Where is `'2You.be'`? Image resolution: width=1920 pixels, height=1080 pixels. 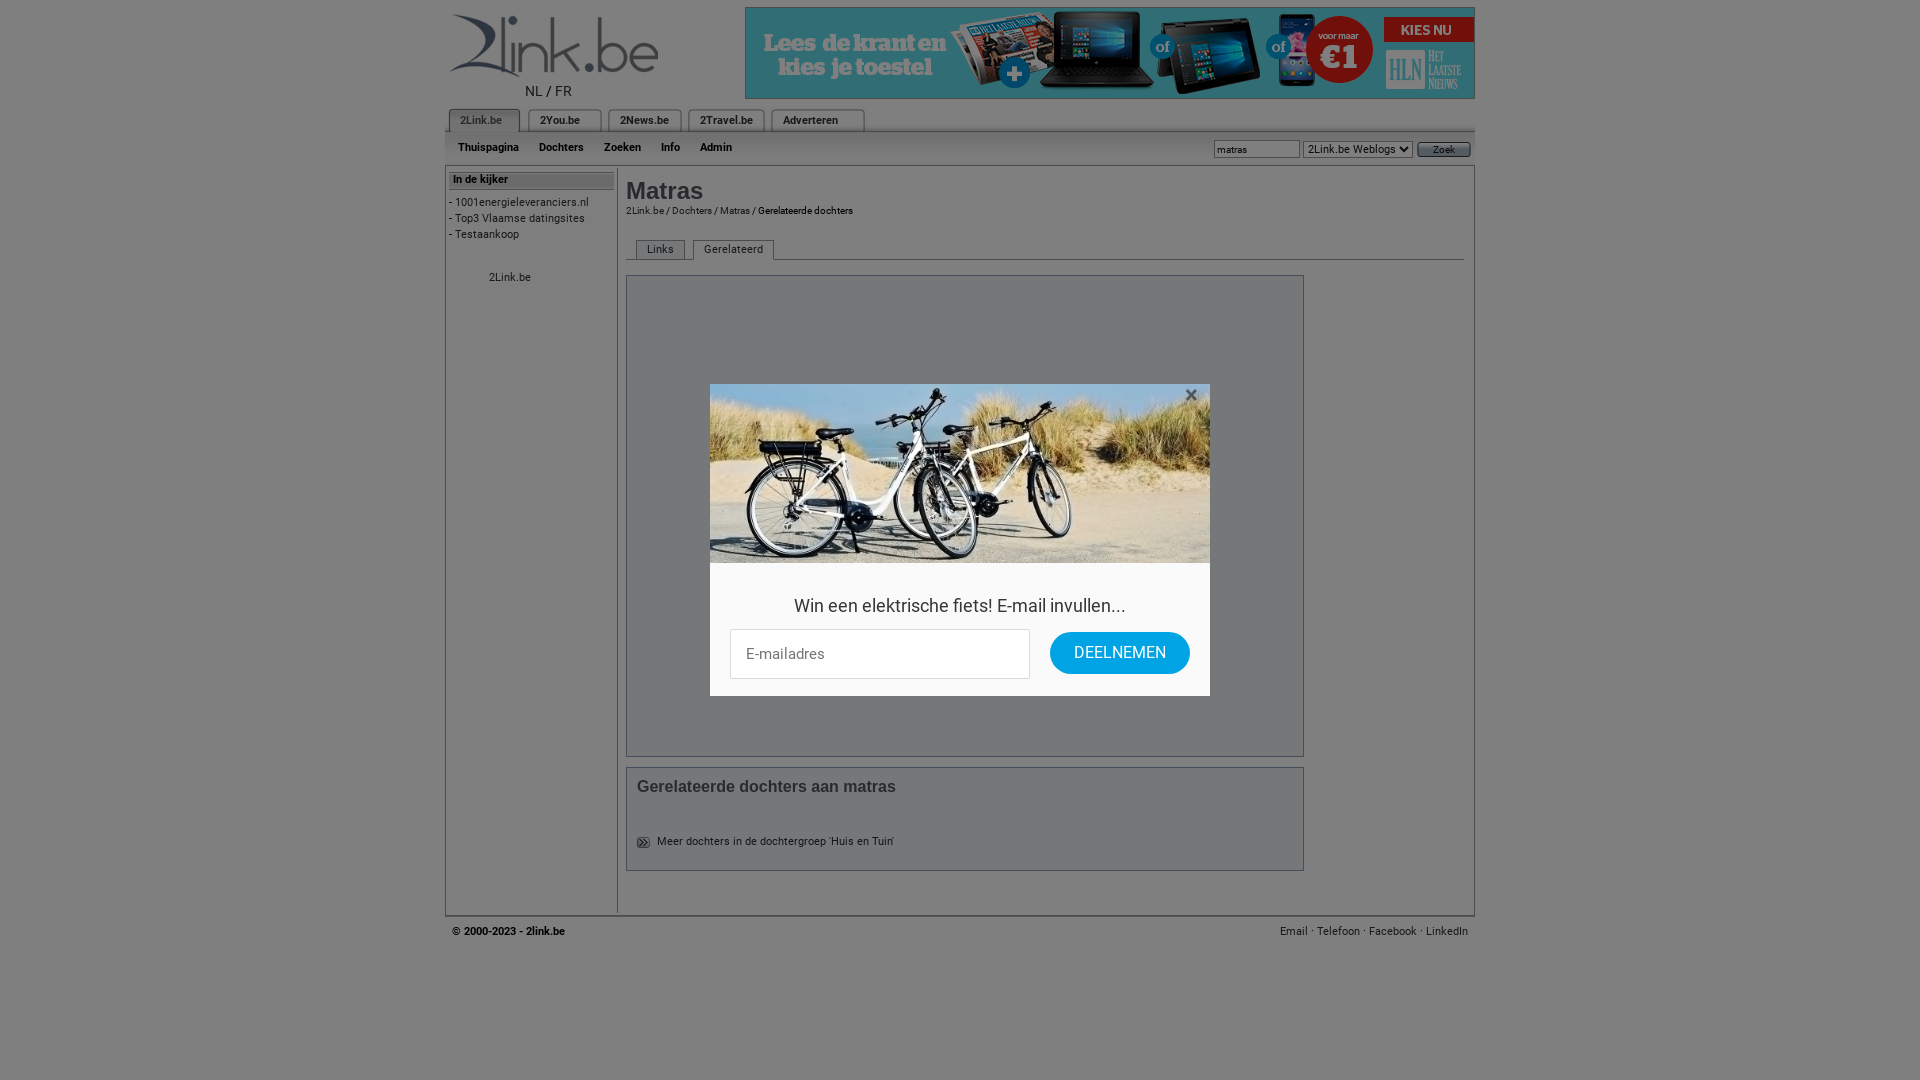 '2You.be' is located at coordinates (539, 120).